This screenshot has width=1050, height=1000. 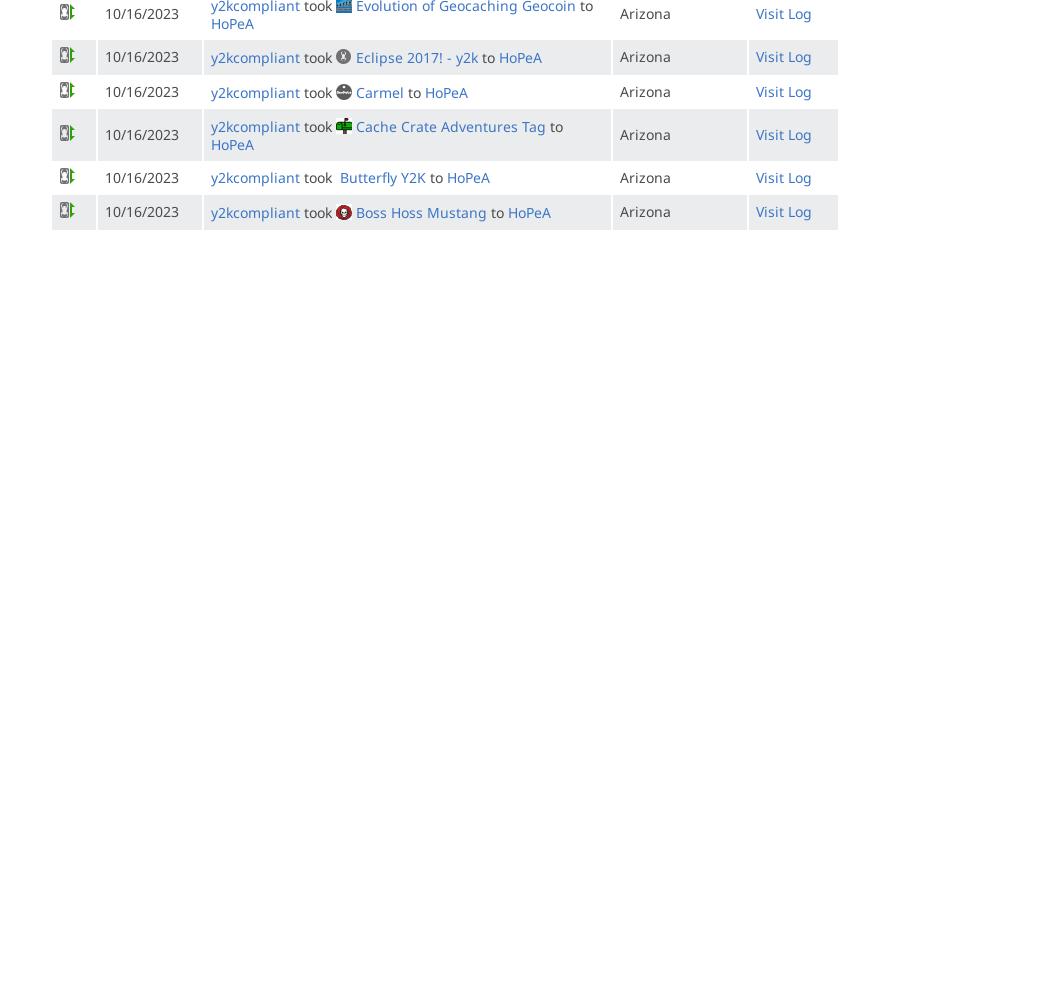 What do you see at coordinates (420, 211) in the screenshot?
I see `'Boss Hoss Mustang'` at bounding box center [420, 211].